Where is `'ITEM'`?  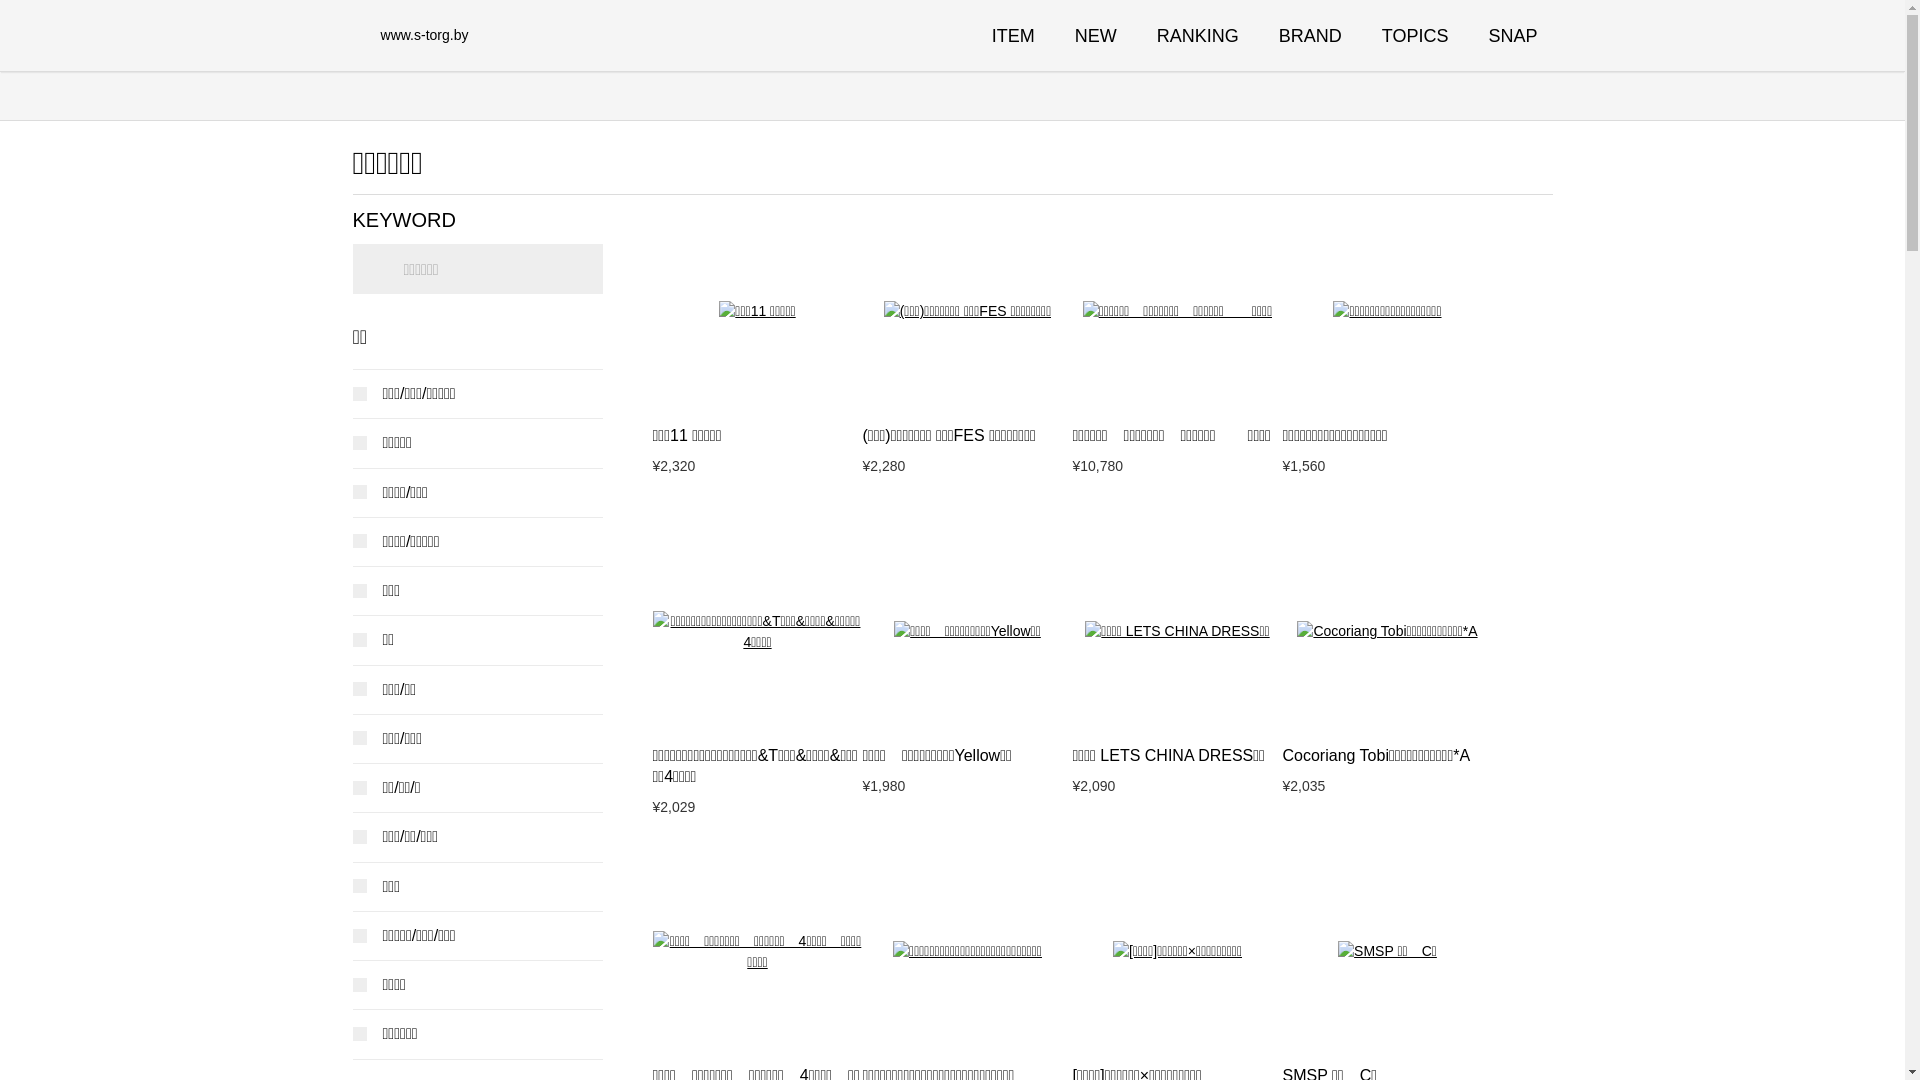 'ITEM' is located at coordinates (1013, 35).